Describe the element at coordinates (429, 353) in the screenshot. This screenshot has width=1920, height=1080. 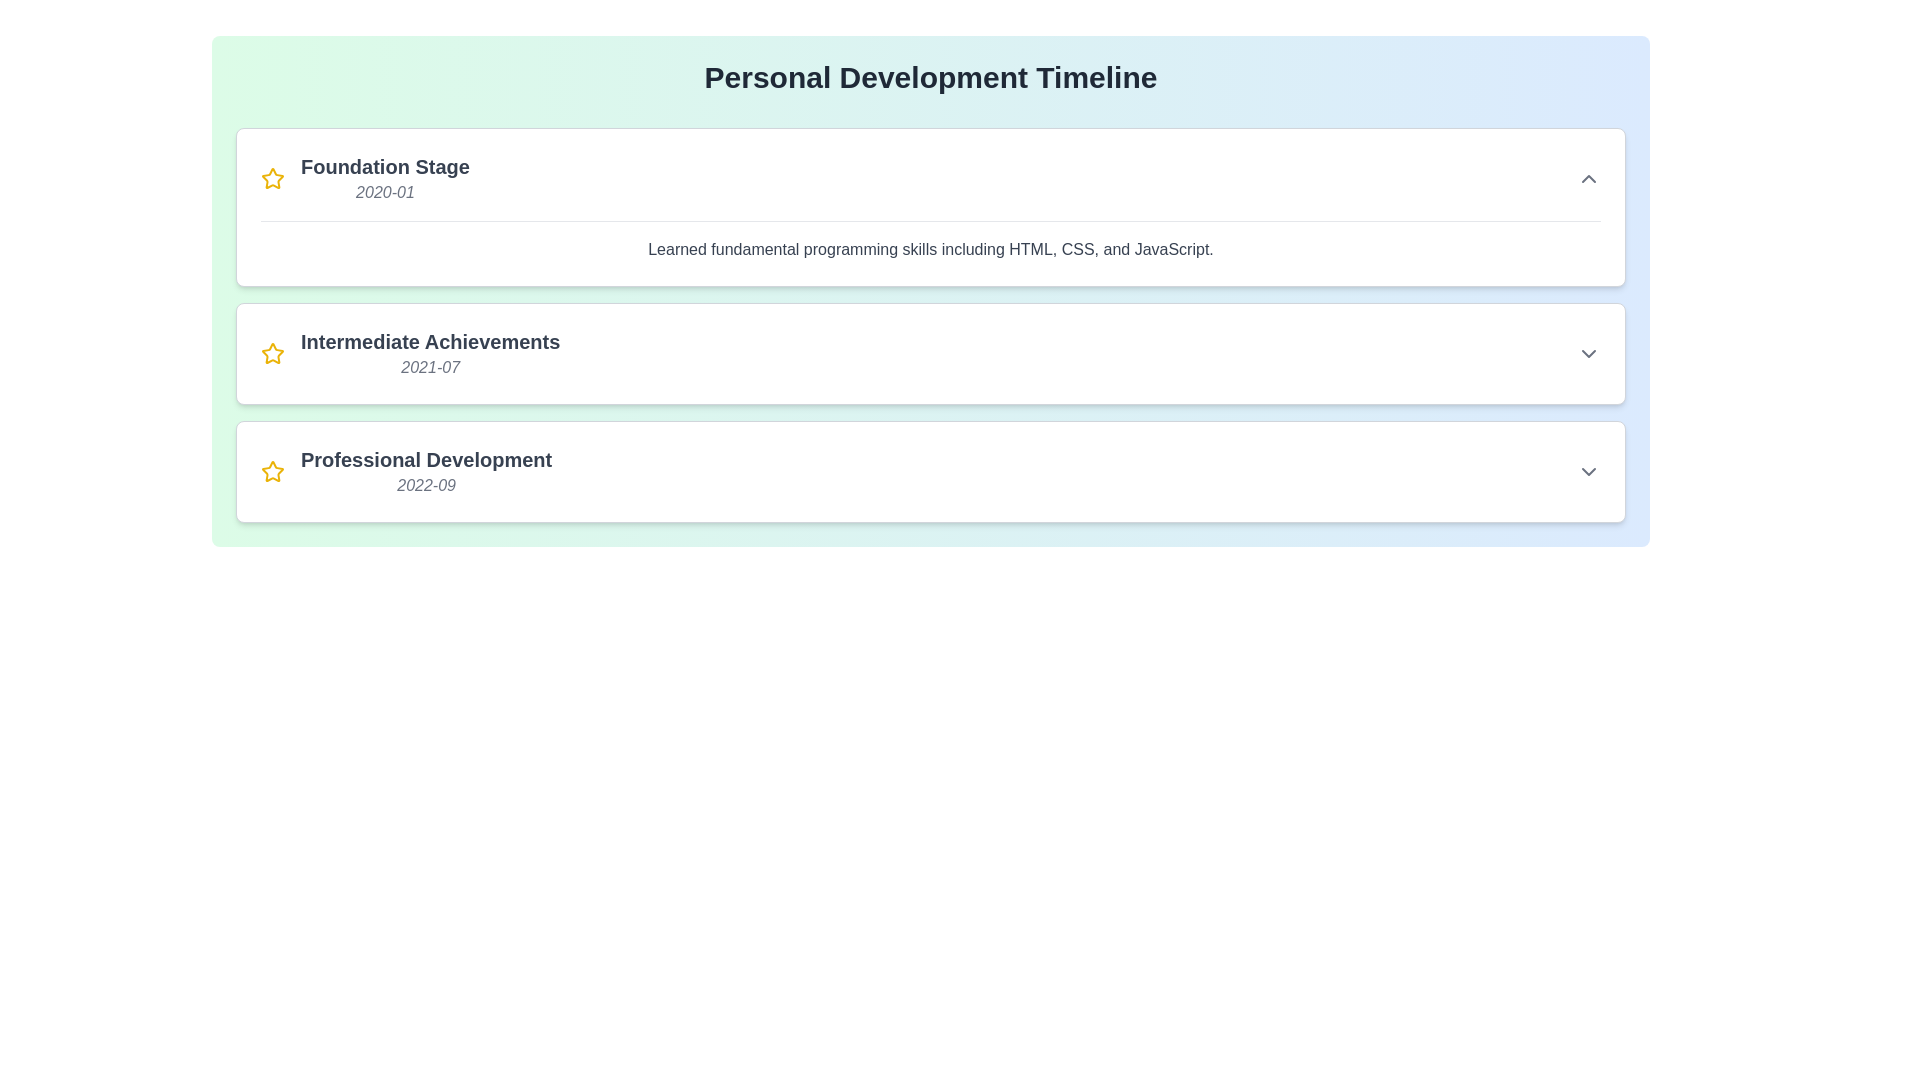
I see `the timeline entry titled 'Intermediate Achievements' which includes the date '2021-07'` at that location.